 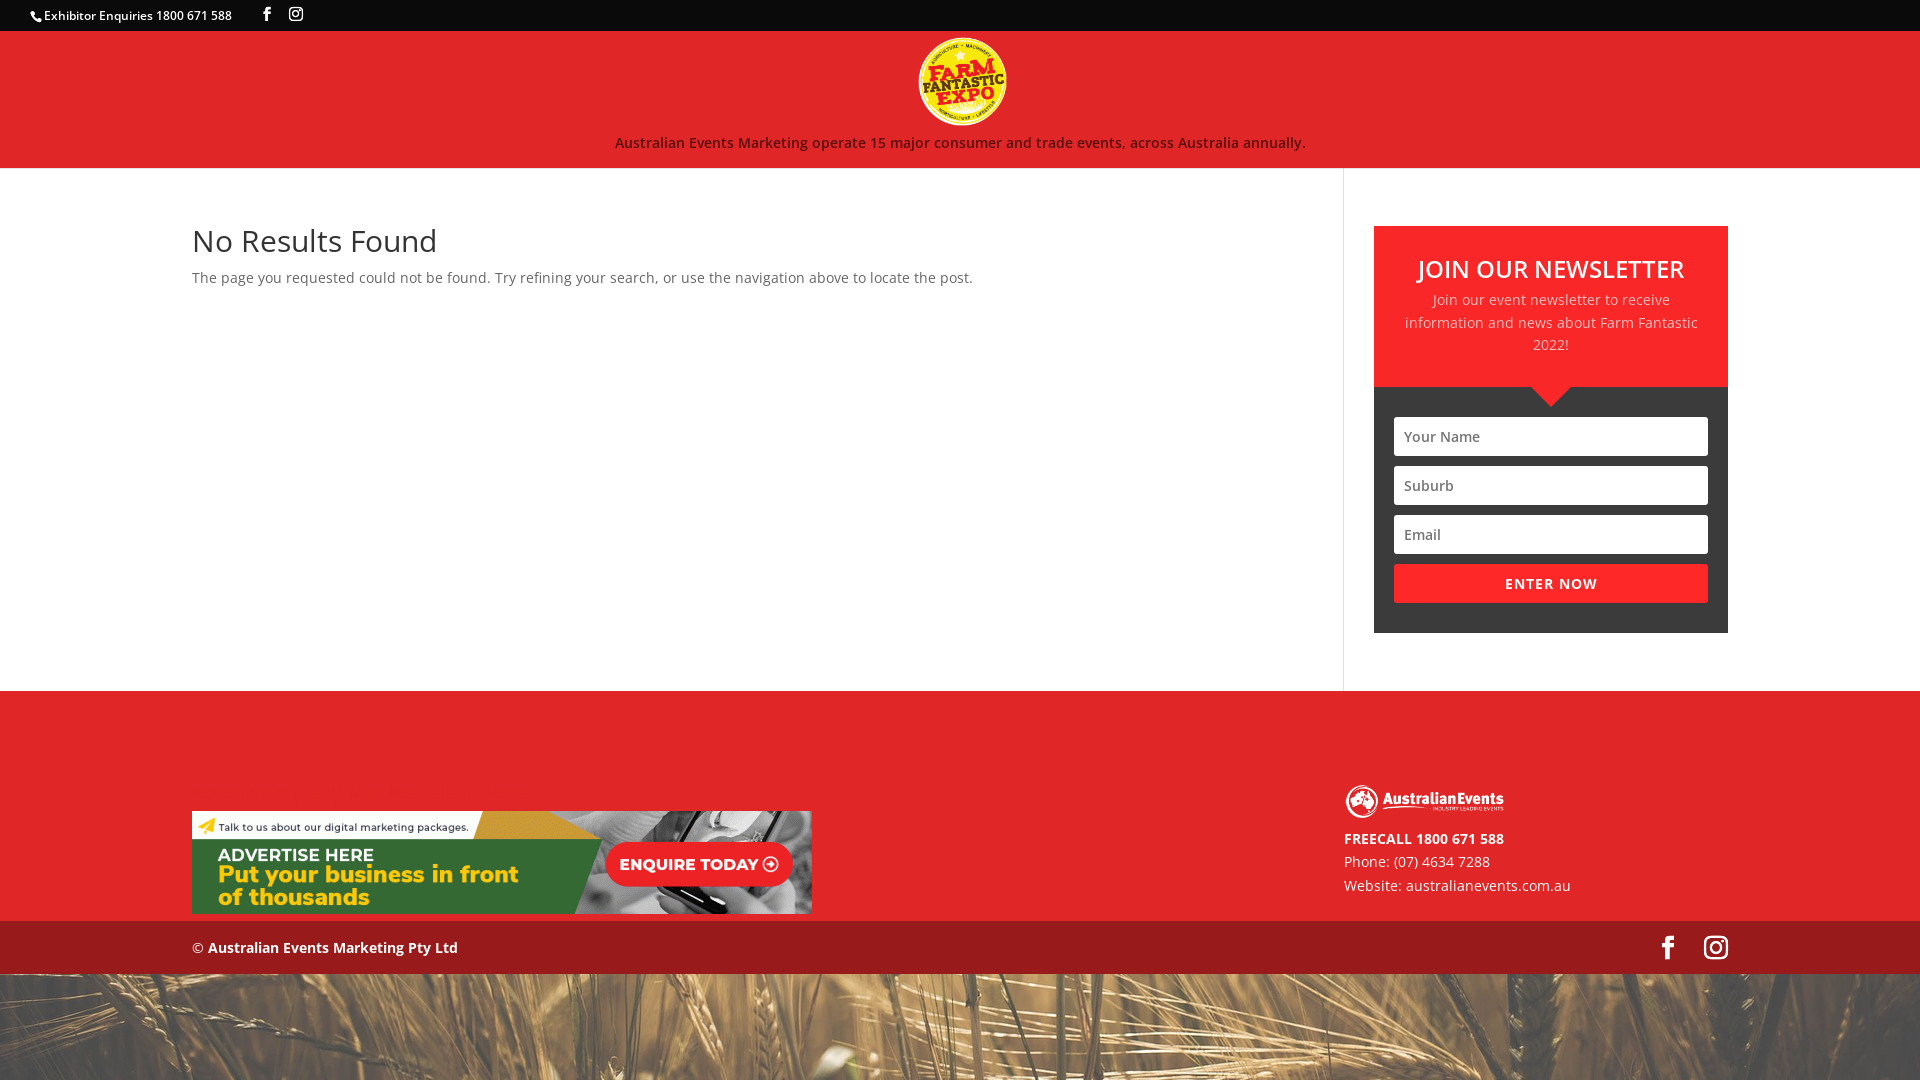 I want to click on '1800 671 588', so click(x=1415, y=838).